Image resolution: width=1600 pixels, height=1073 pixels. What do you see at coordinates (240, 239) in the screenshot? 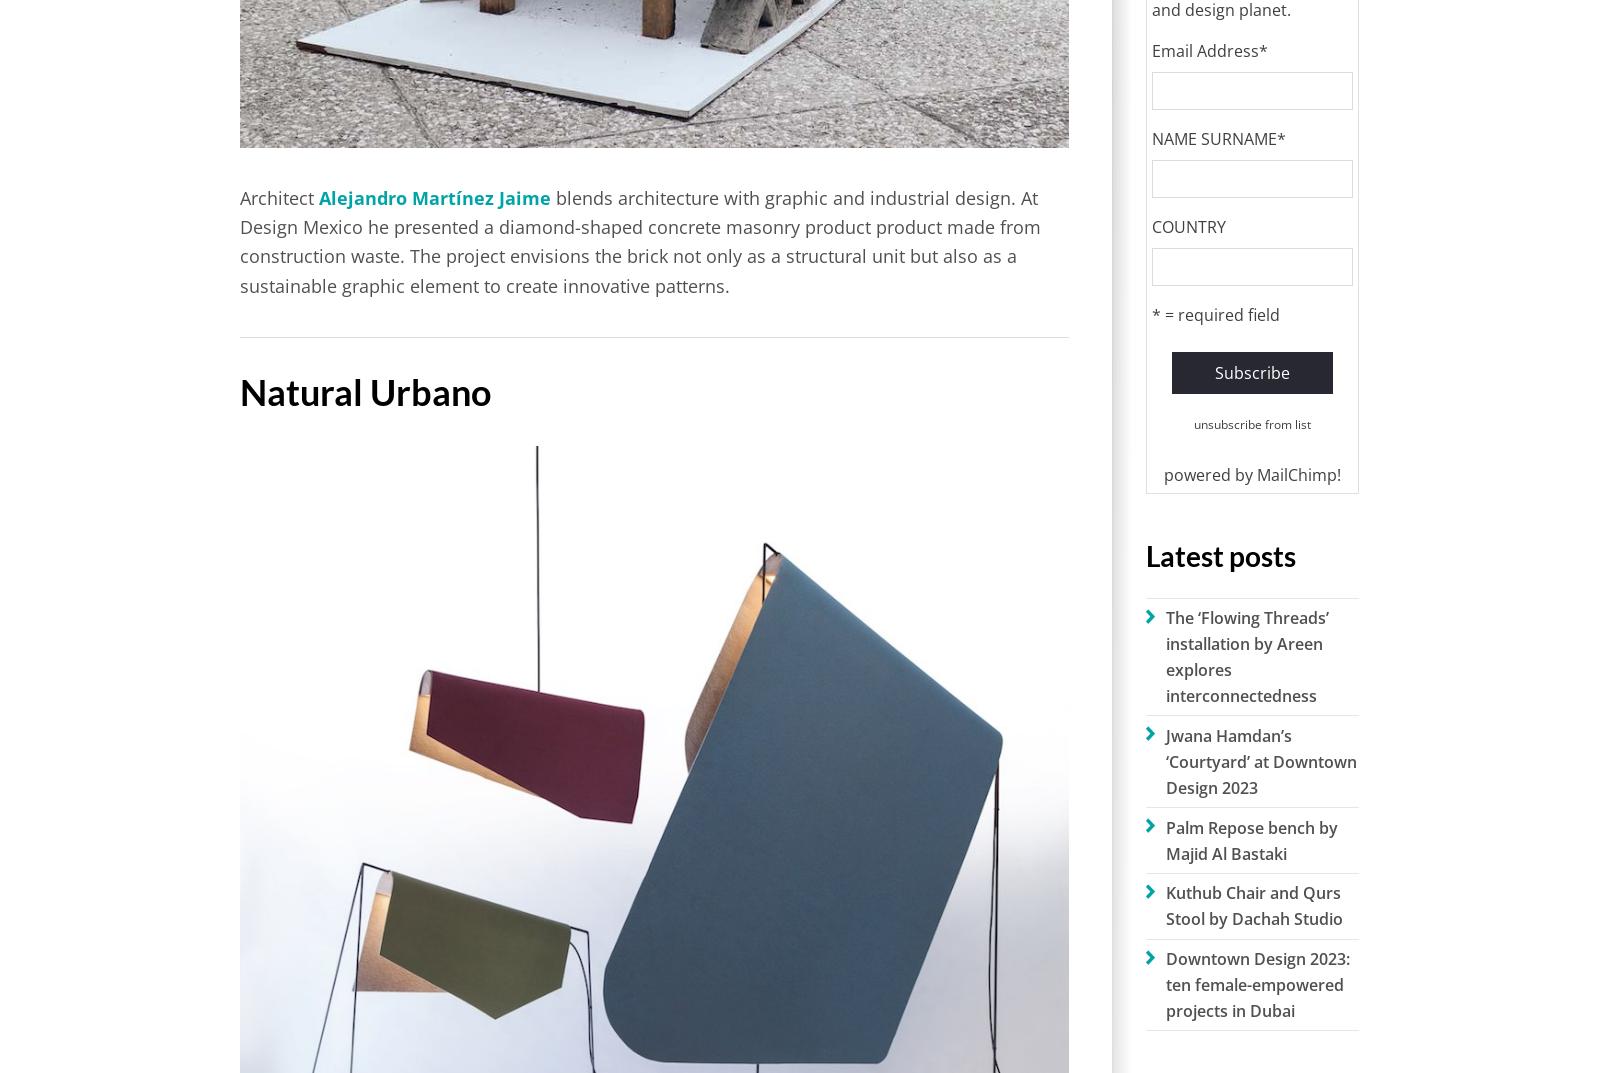
I see `'blends architecture with graphic and industrial design. At Design Mexico he presented a diamond-shaped concrete masonry product product made from construction waste. The project envisions the brick not only as a structural unit but also as a sustainable graphic element to create innovative patterns.'` at bounding box center [240, 239].